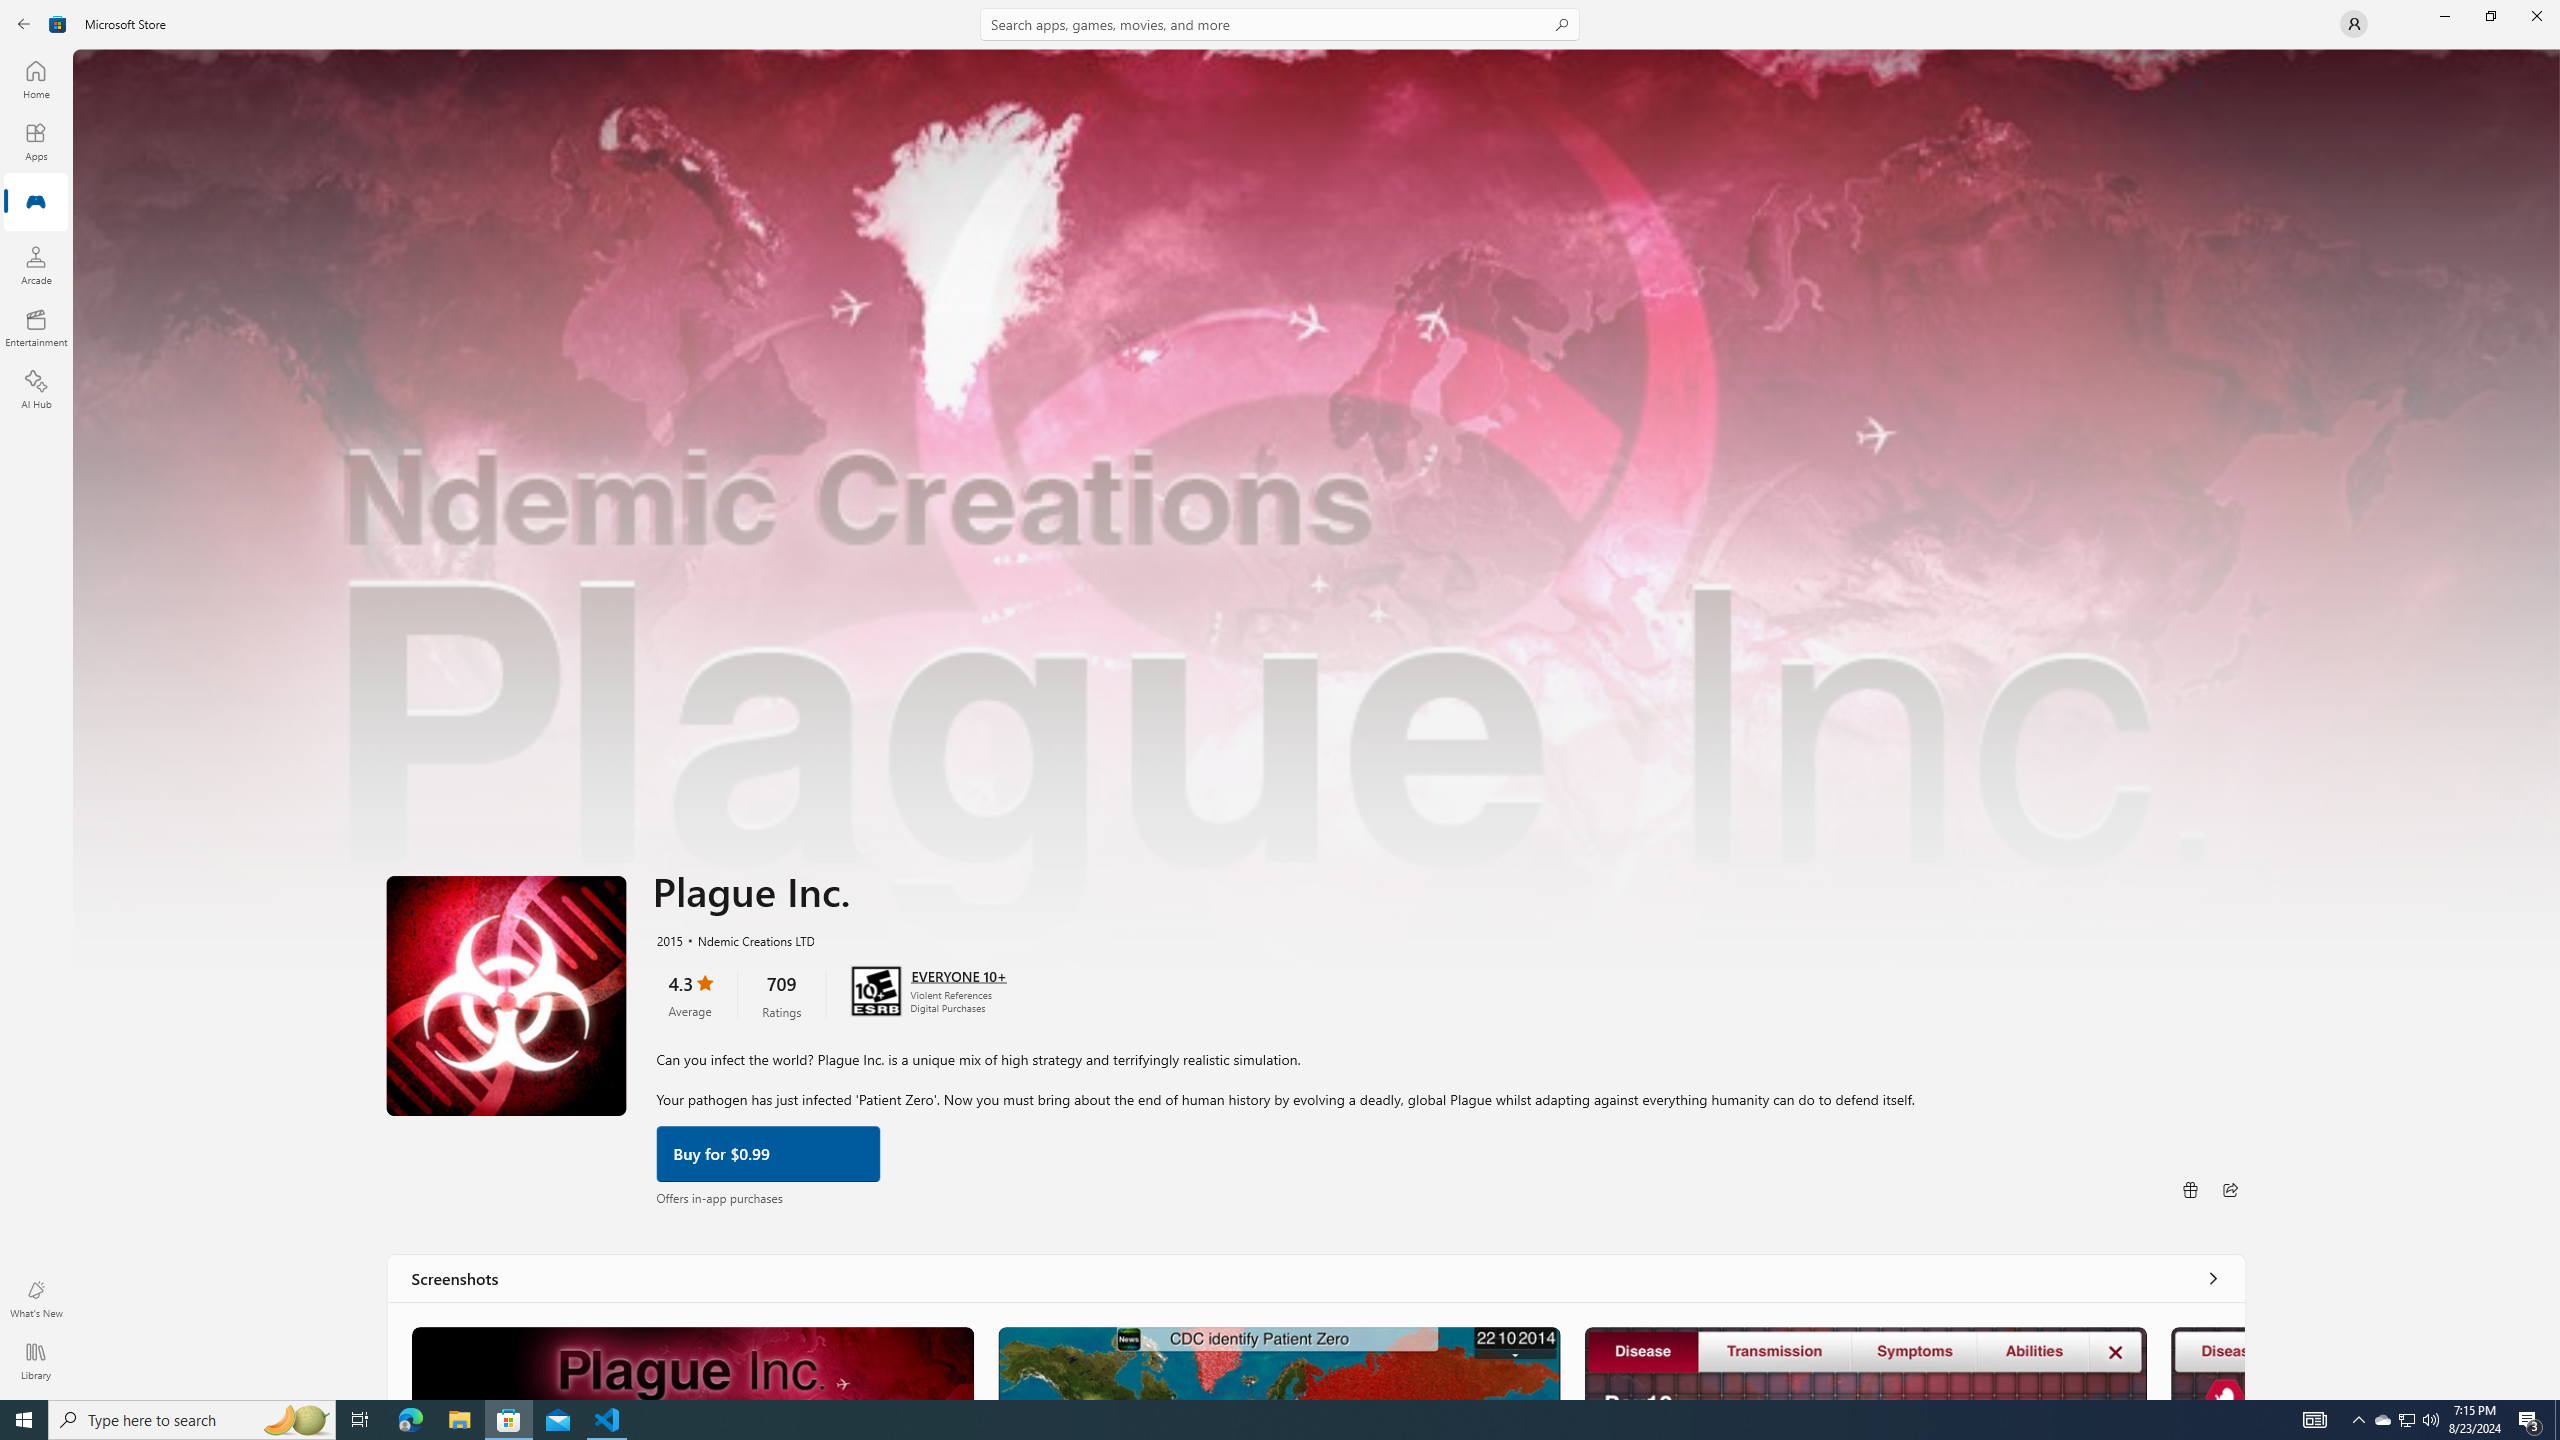 The height and width of the screenshot is (1440, 2560). Describe the element at coordinates (2490, 15) in the screenshot. I see `'Restore Microsoft Store'` at that location.